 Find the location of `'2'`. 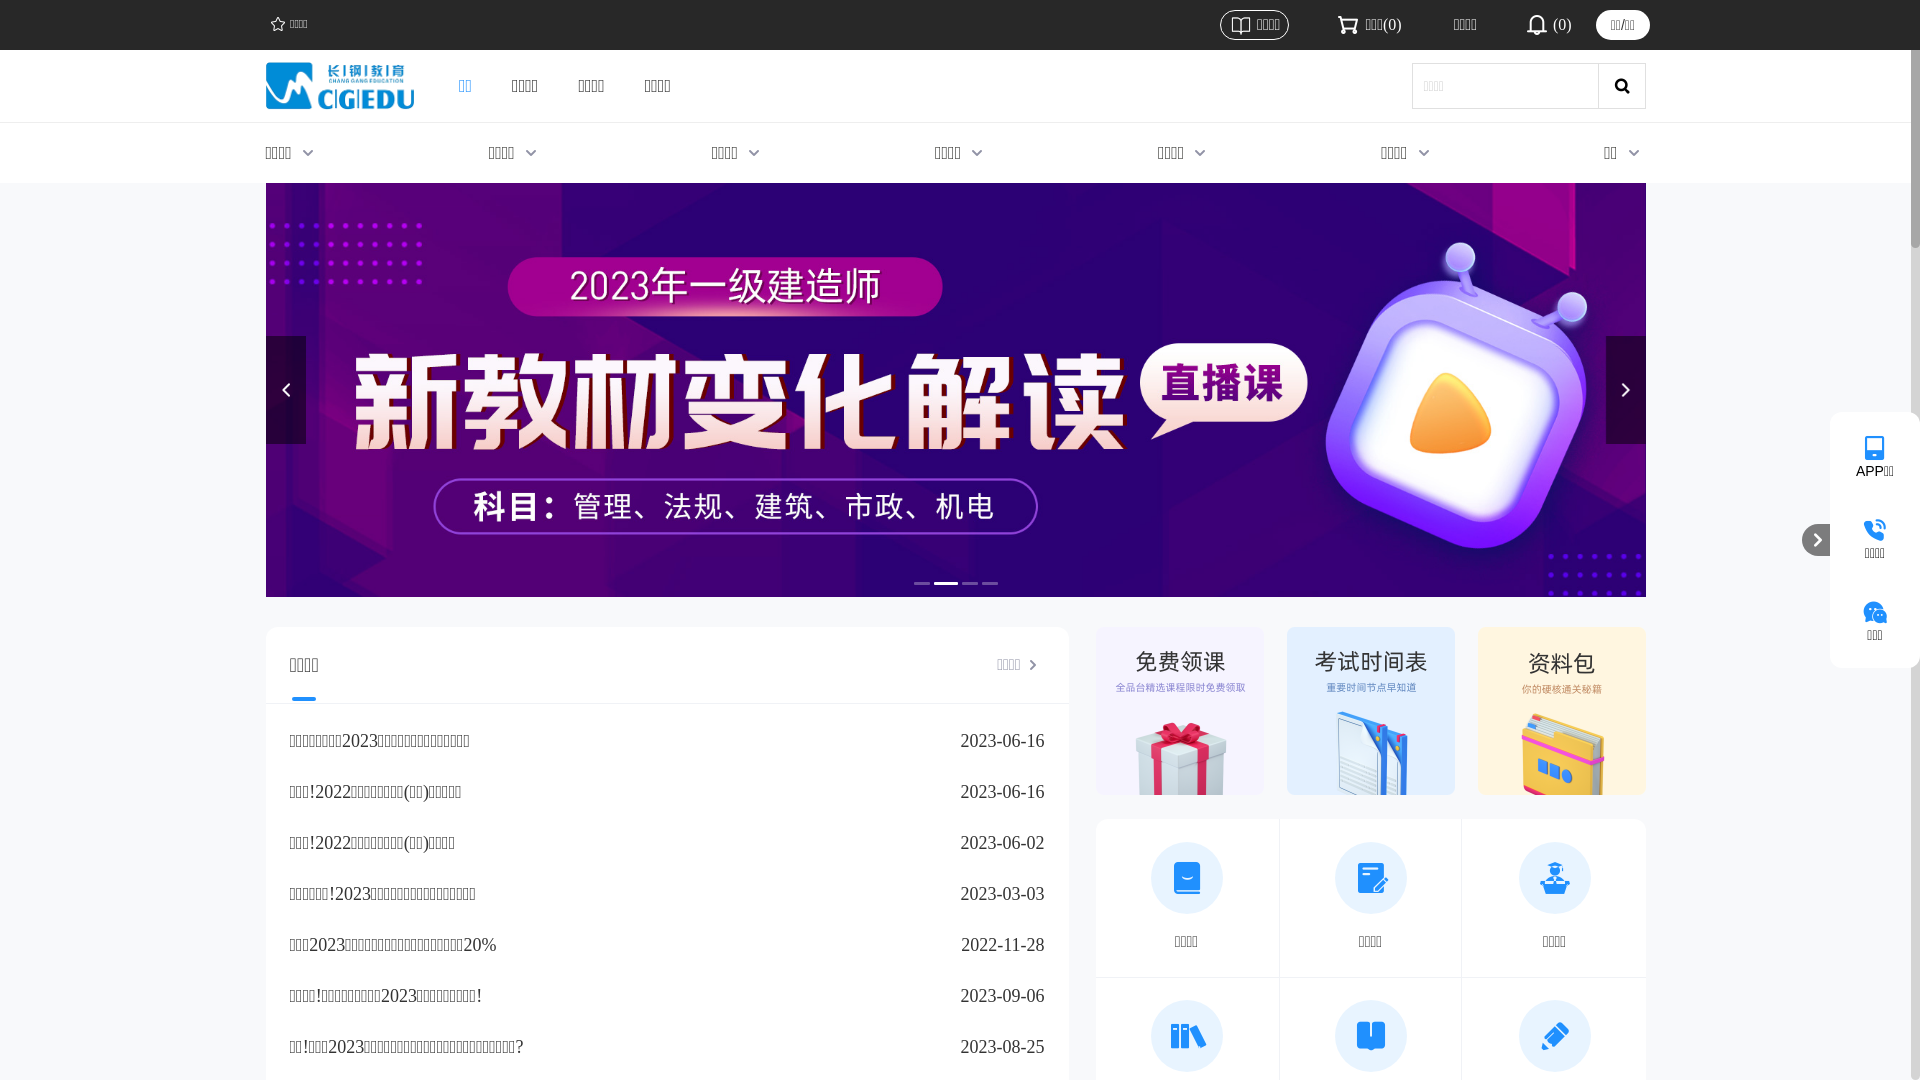

'2' is located at coordinates (933, 583).